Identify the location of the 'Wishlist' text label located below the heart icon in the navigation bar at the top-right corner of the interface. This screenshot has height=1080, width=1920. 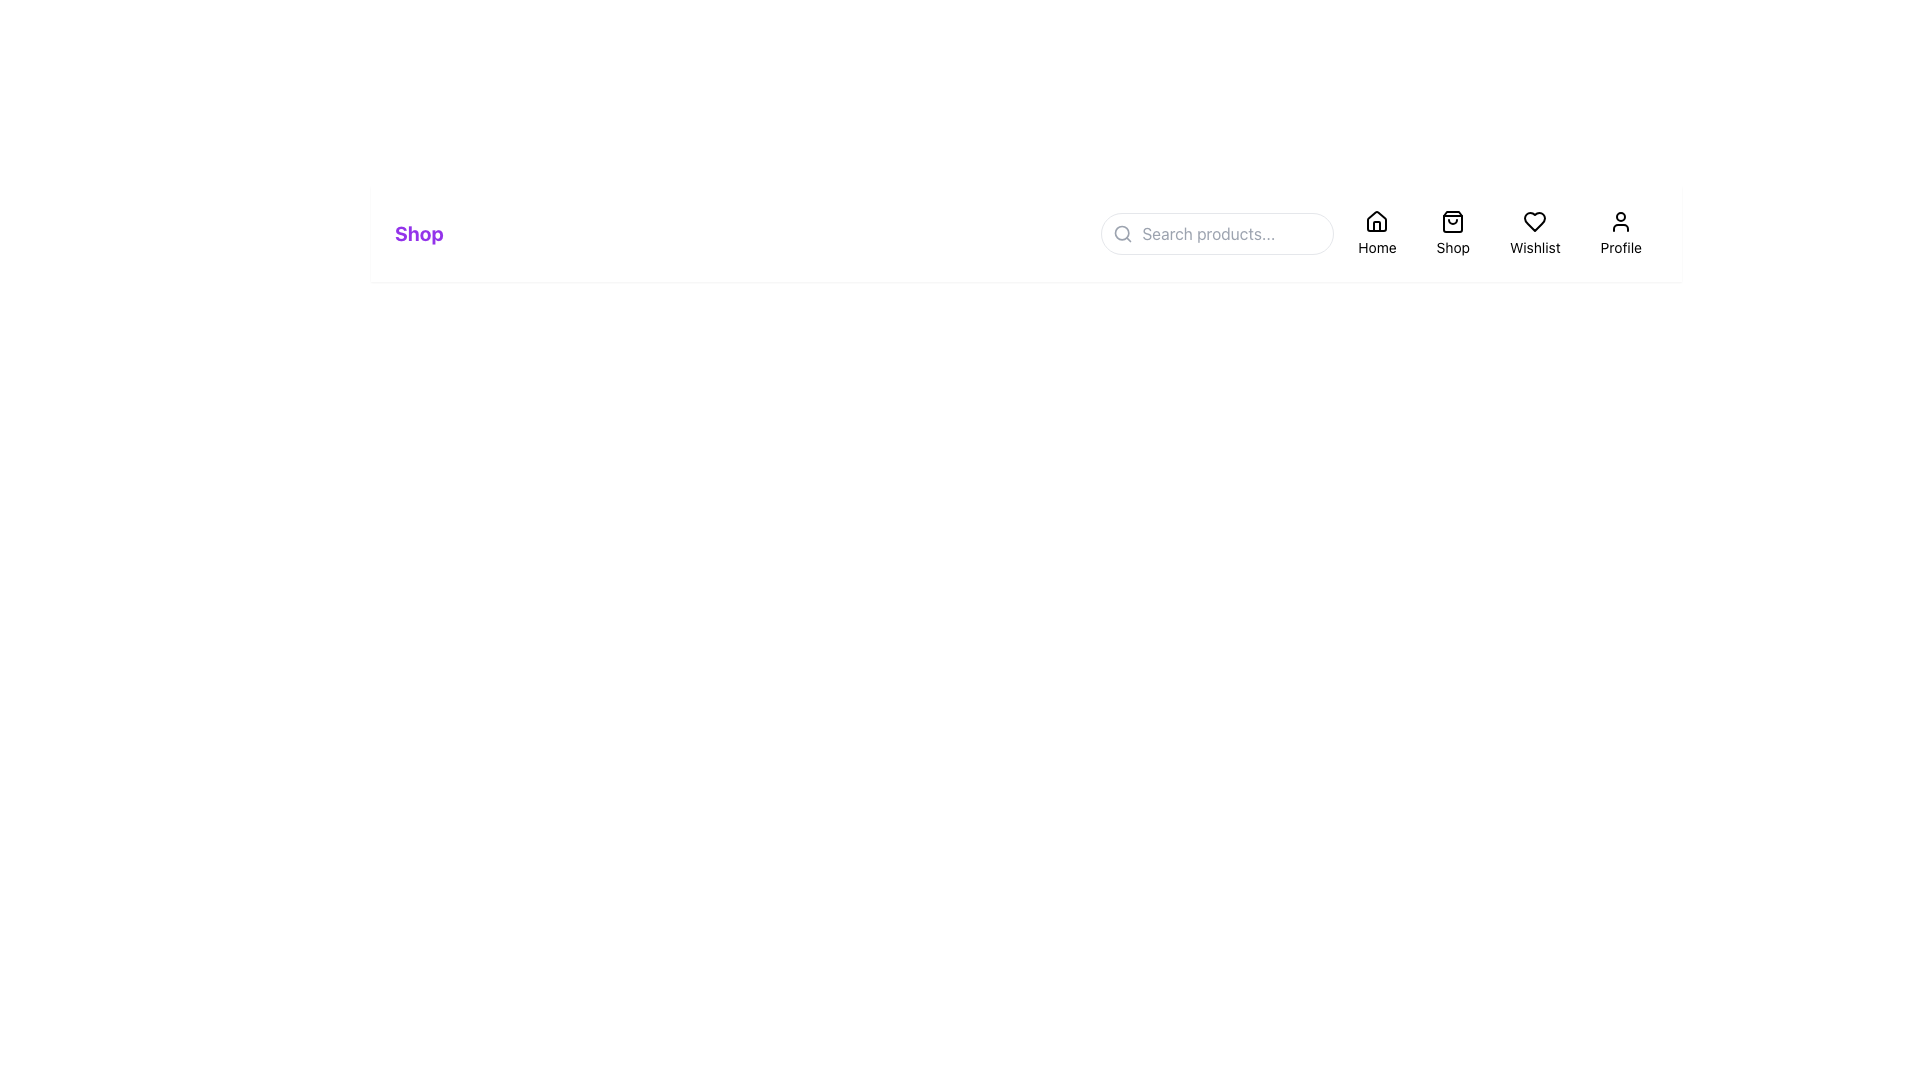
(1534, 246).